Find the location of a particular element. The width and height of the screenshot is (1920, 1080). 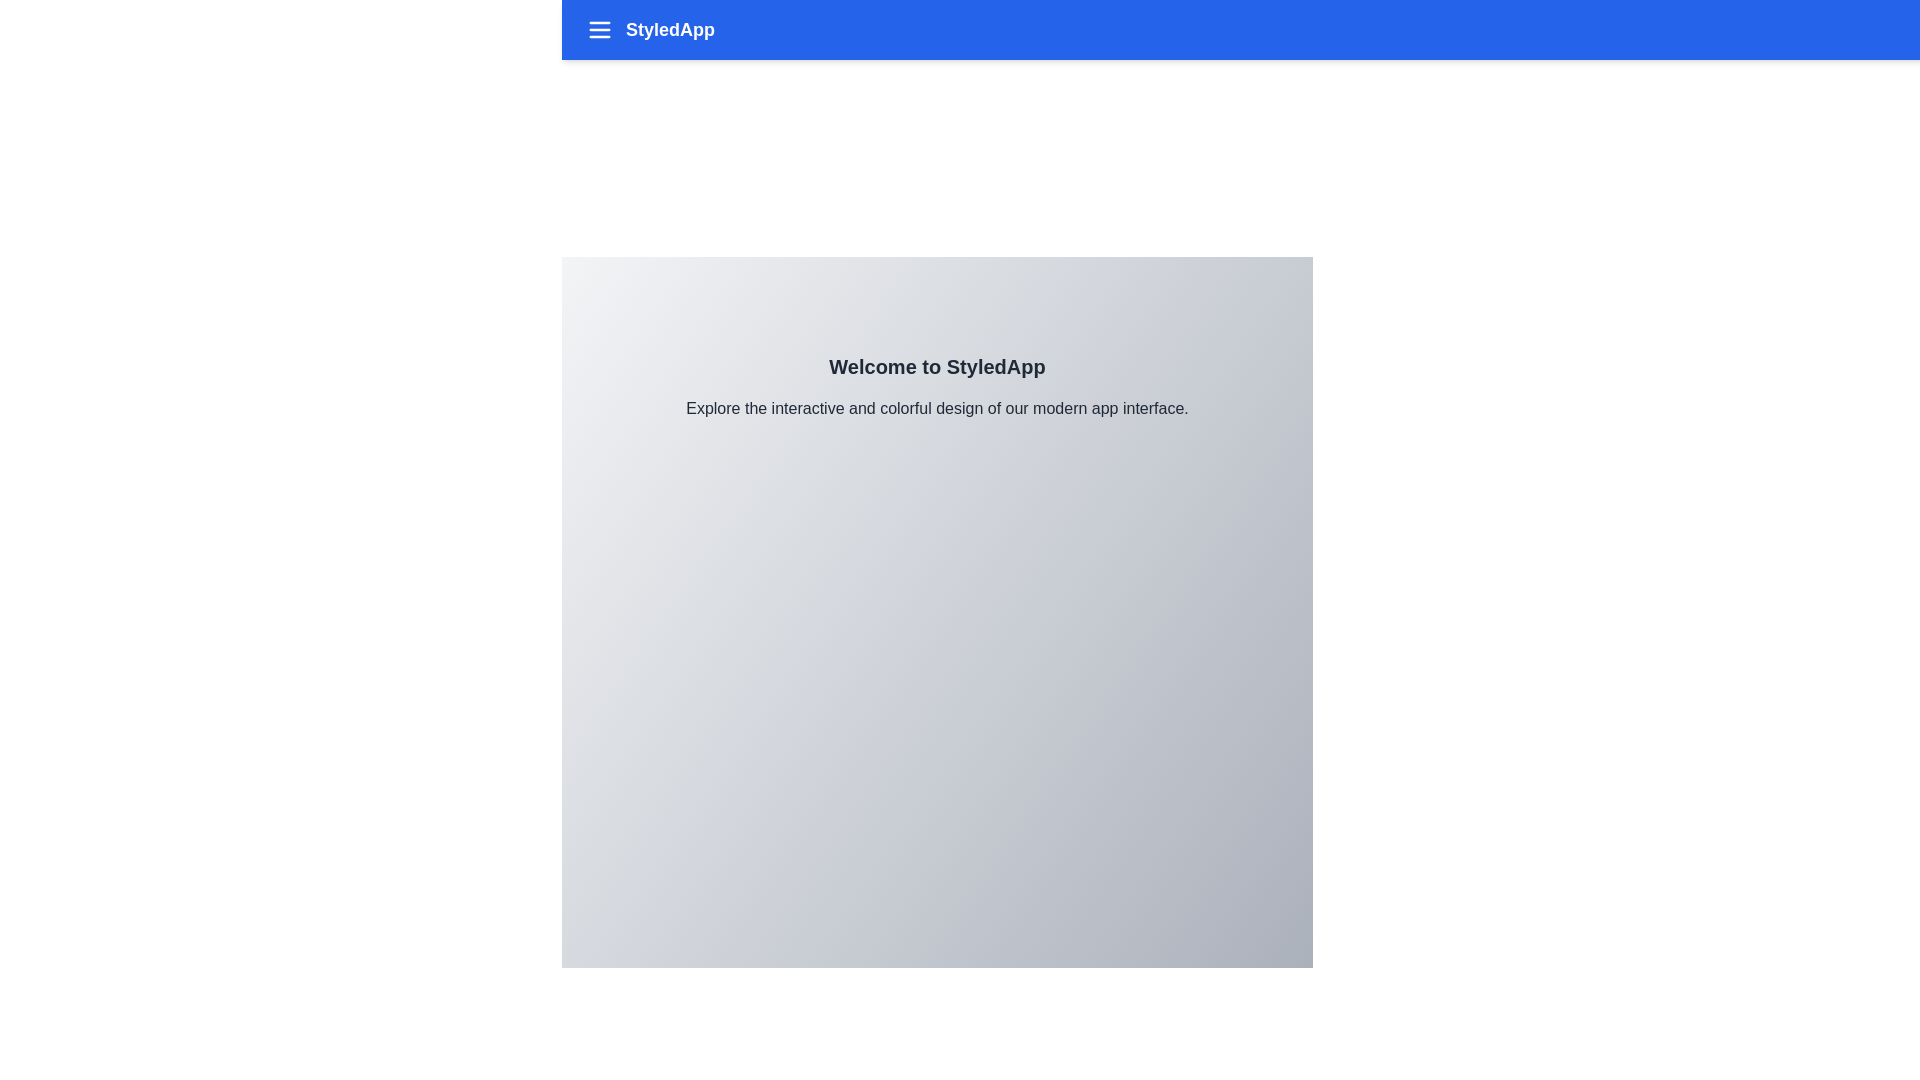

the menu icon to toggle the menu is located at coordinates (599, 30).